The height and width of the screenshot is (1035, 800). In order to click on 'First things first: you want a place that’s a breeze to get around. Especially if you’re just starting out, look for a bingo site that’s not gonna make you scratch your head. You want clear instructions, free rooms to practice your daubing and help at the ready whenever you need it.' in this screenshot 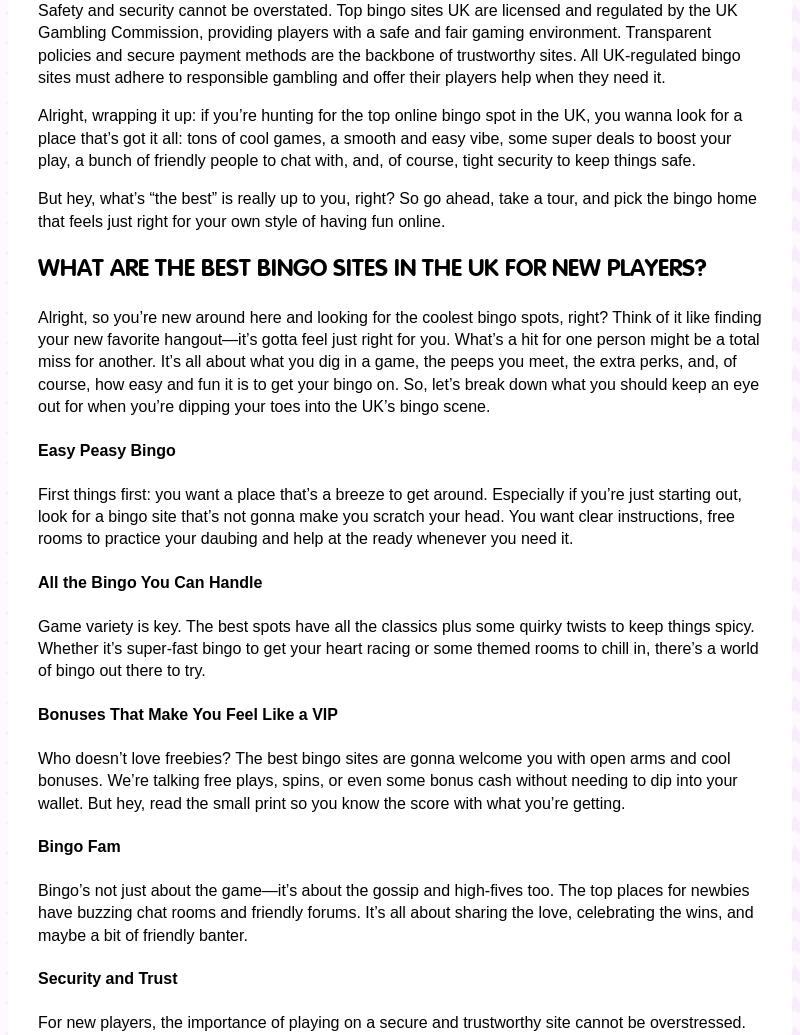, I will do `click(389, 516)`.